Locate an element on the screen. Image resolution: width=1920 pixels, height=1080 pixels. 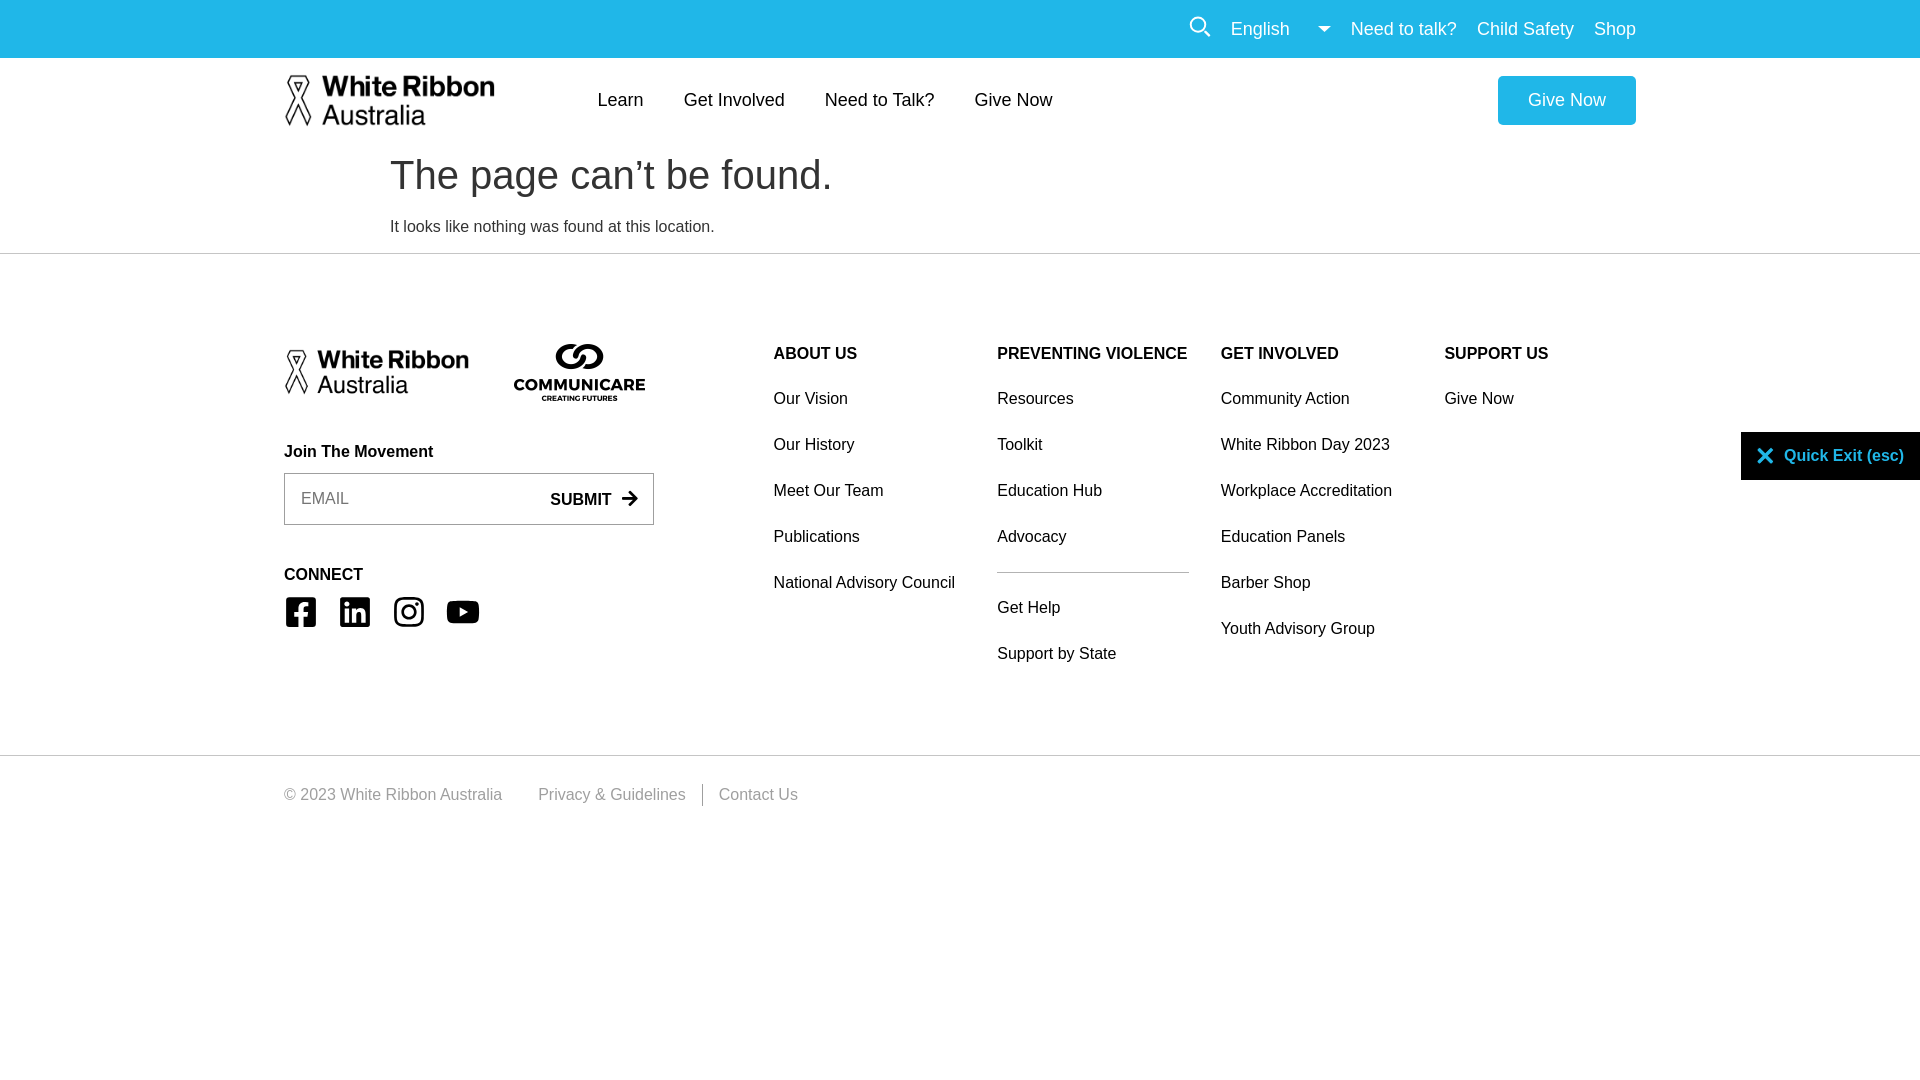
'National Advisory Council' is located at coordinates (772, 582).